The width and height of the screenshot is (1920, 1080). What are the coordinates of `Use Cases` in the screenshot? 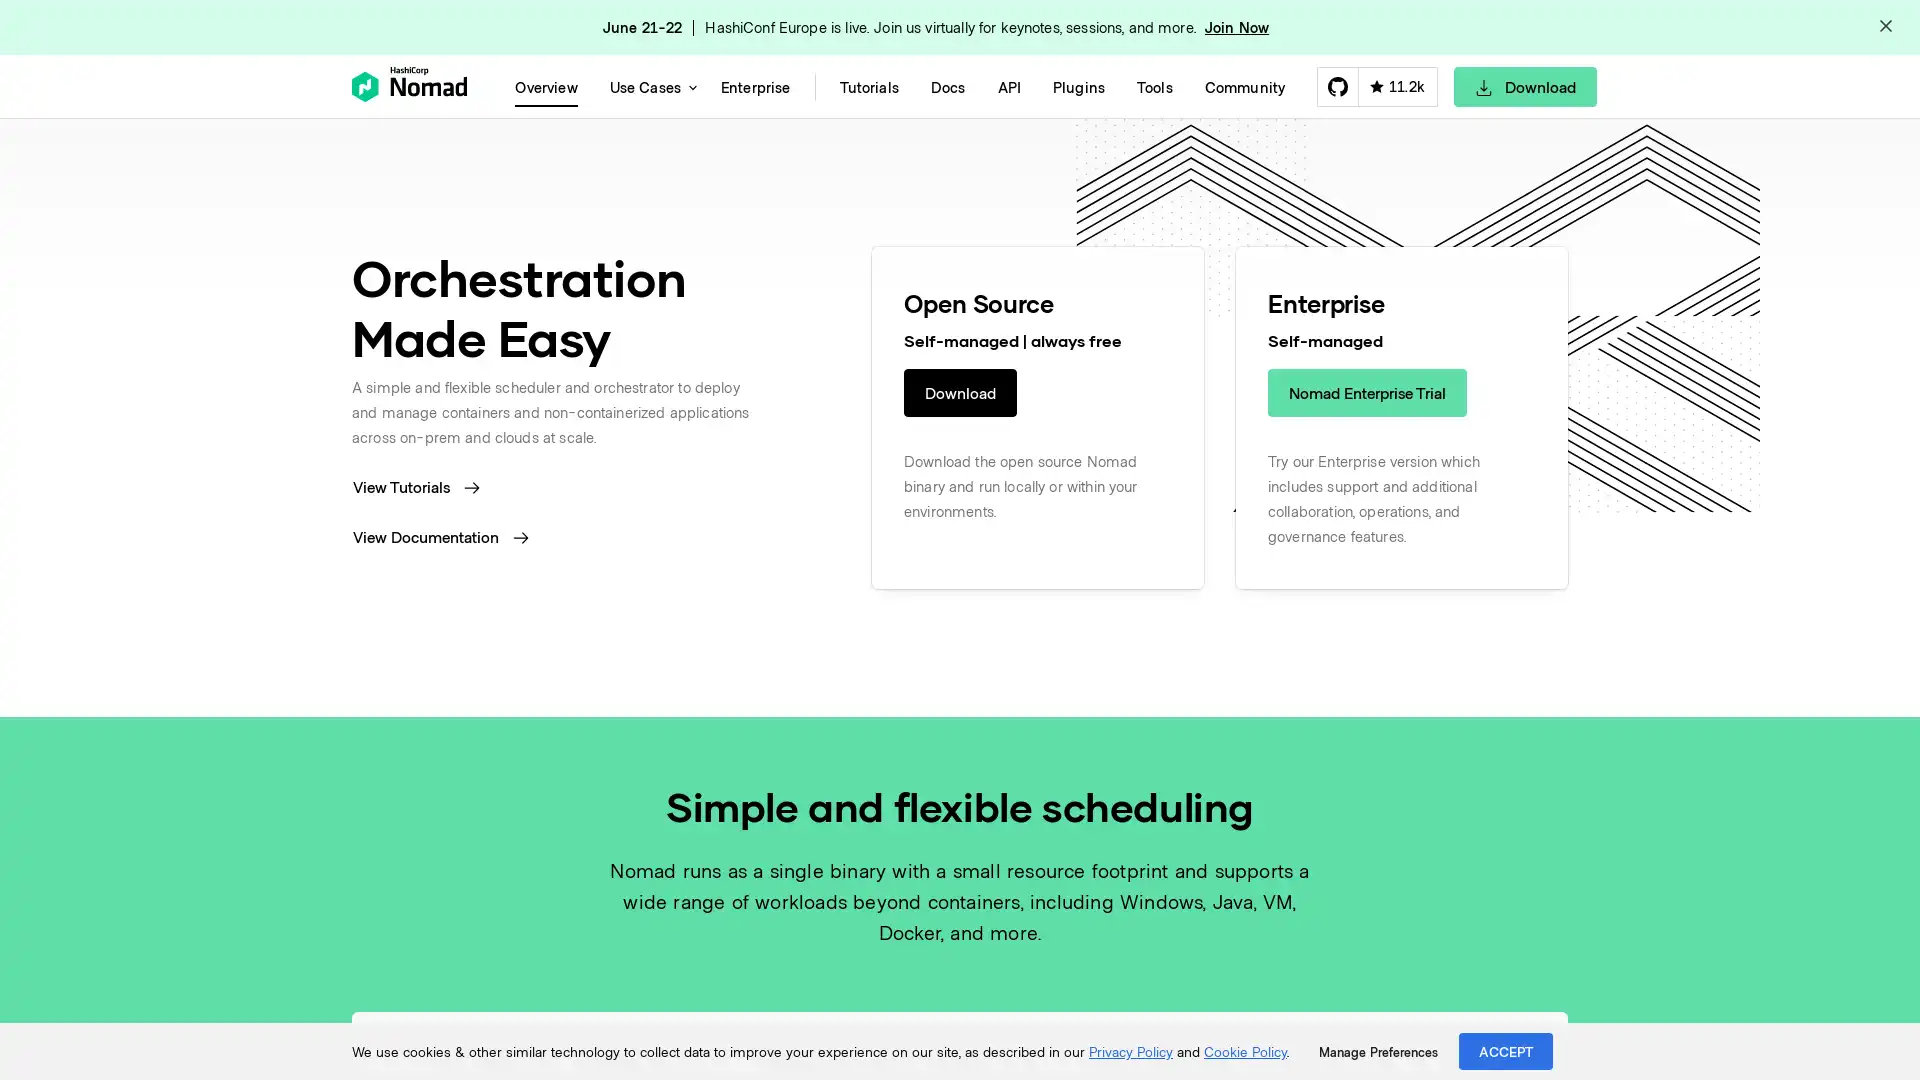 It's located at (648, 86).